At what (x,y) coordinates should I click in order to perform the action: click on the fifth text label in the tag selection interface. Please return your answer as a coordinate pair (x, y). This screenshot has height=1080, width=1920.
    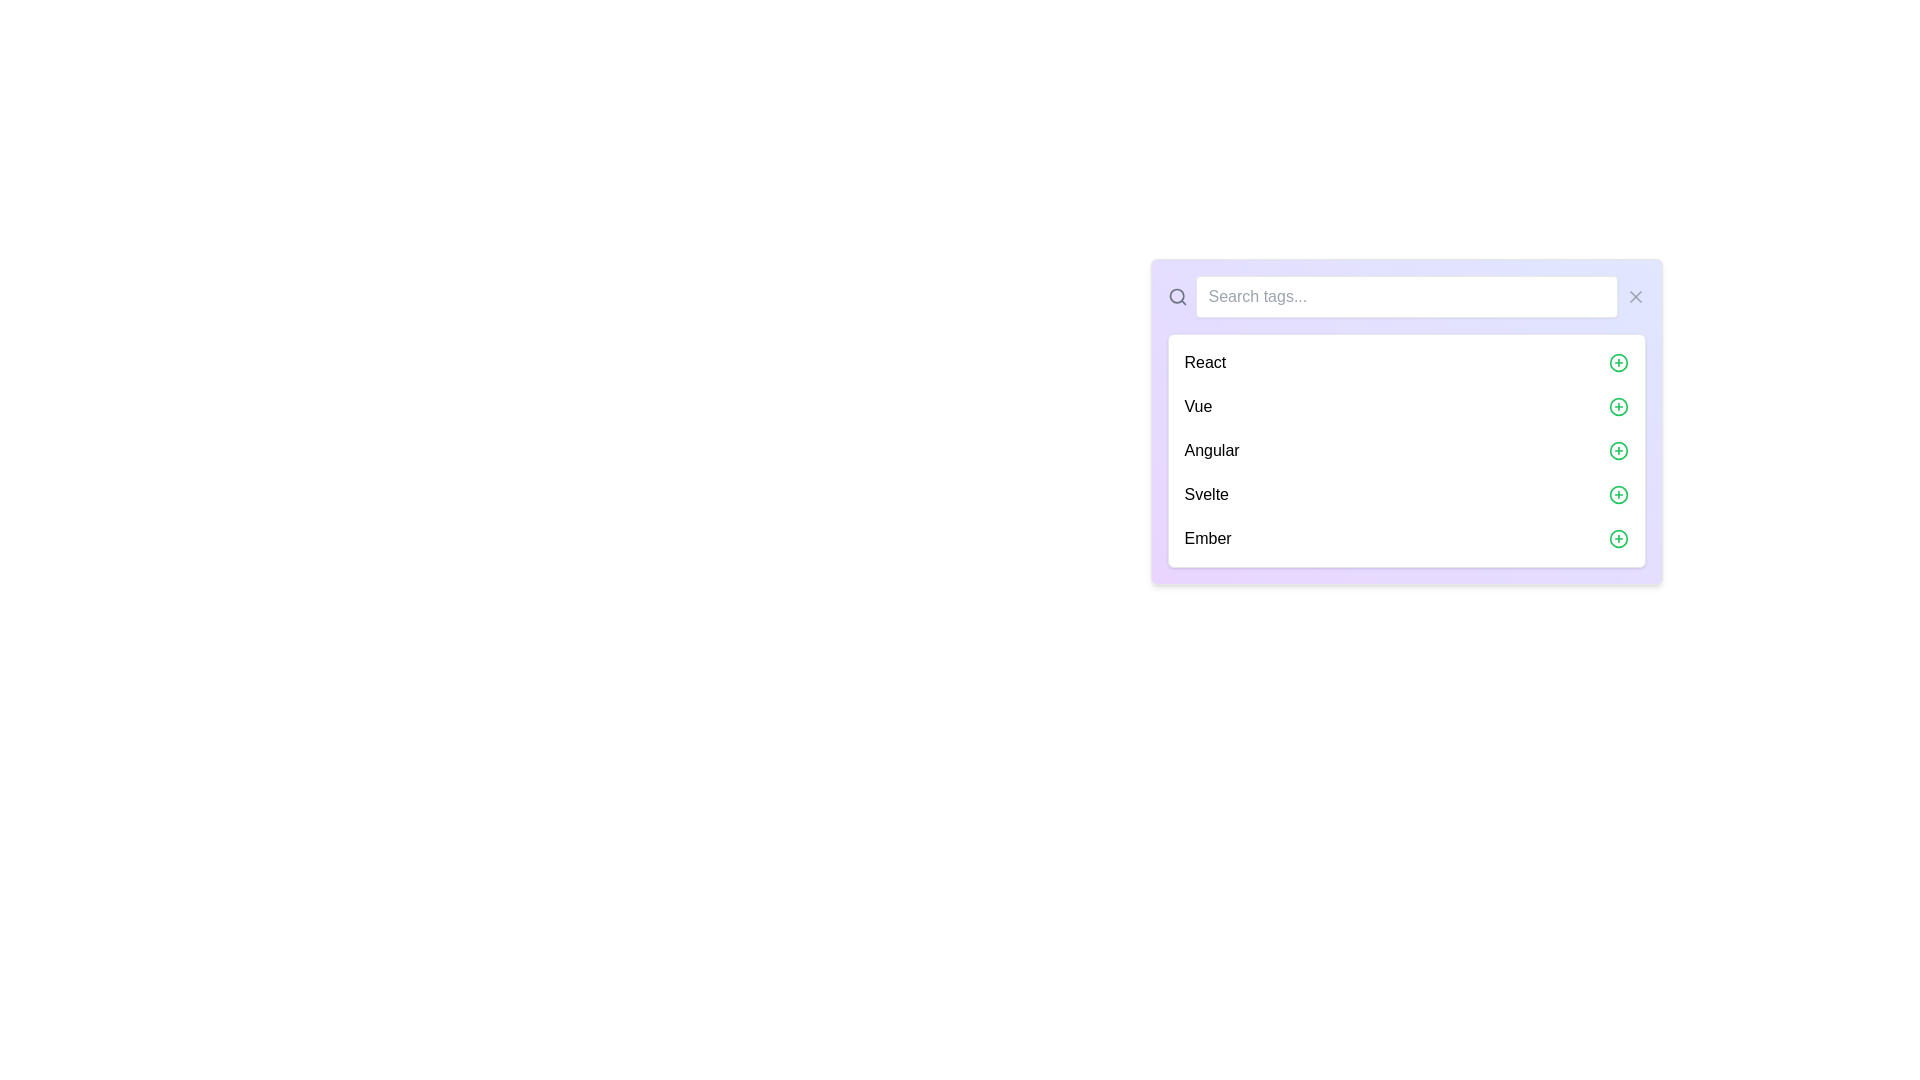
    Looking at the image, I should click on (1207, 538).